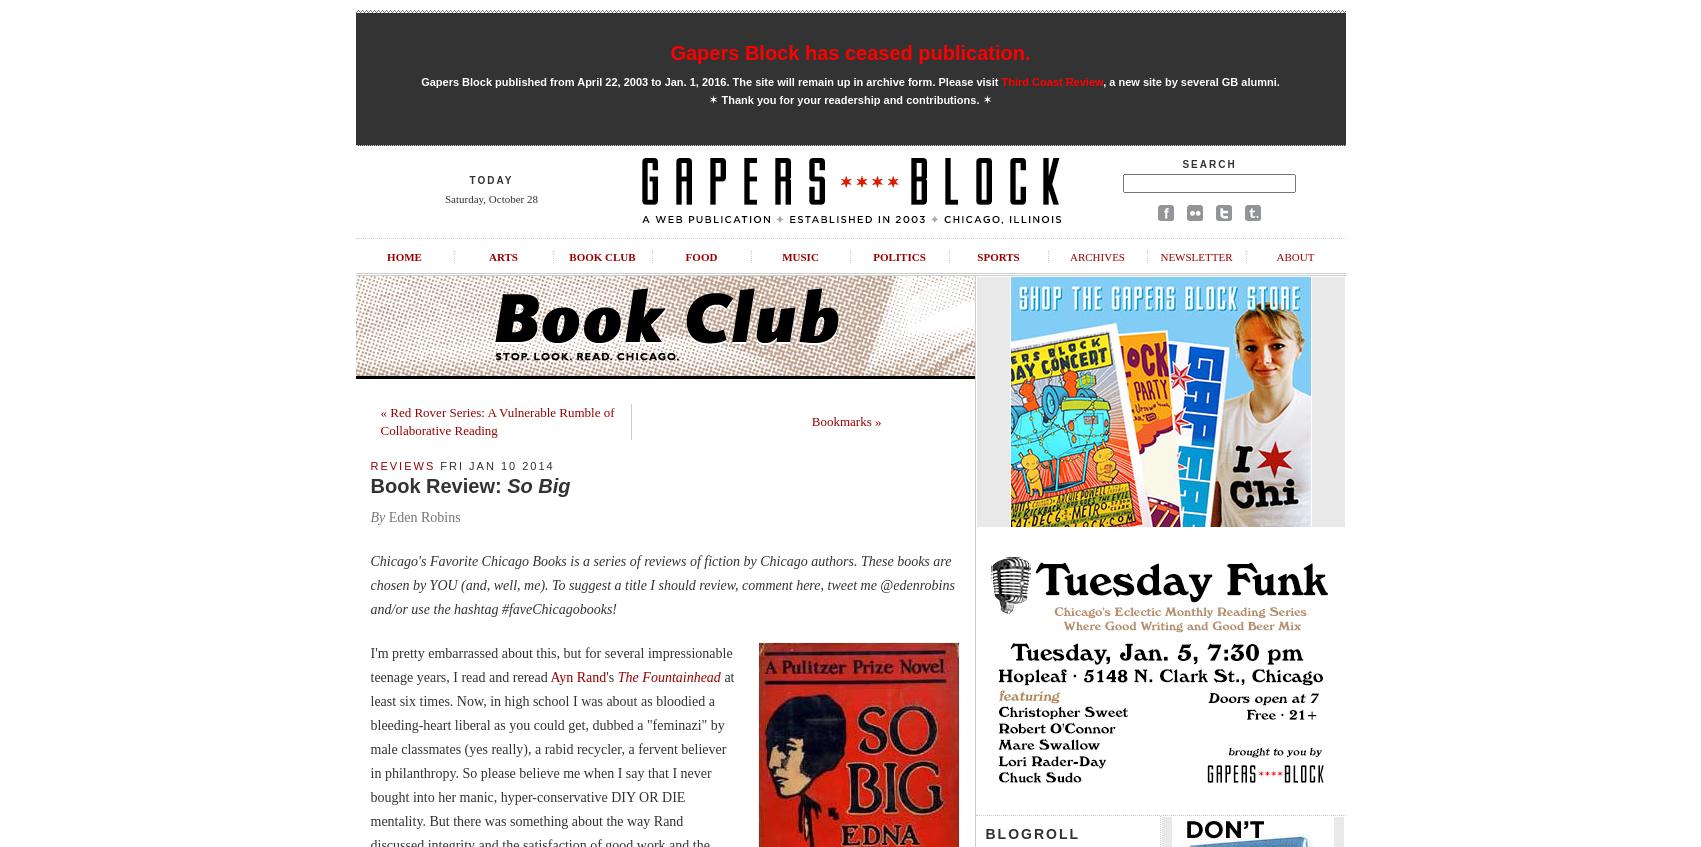 The width and height of the screenshot is (1701, 847). What do you see at coordinates (661, 585) in the screenshot?
I see `'Chicago's Favorite Chicago Books is a series of reviews of fiction by Chicago authors. These books are chosen by YOU (and, well, me). To suggest a title I should review, comment here, tweet me @edenrobins and/or use the hashtag #faveChicagobooks!'` at bounding box center [661, 585].